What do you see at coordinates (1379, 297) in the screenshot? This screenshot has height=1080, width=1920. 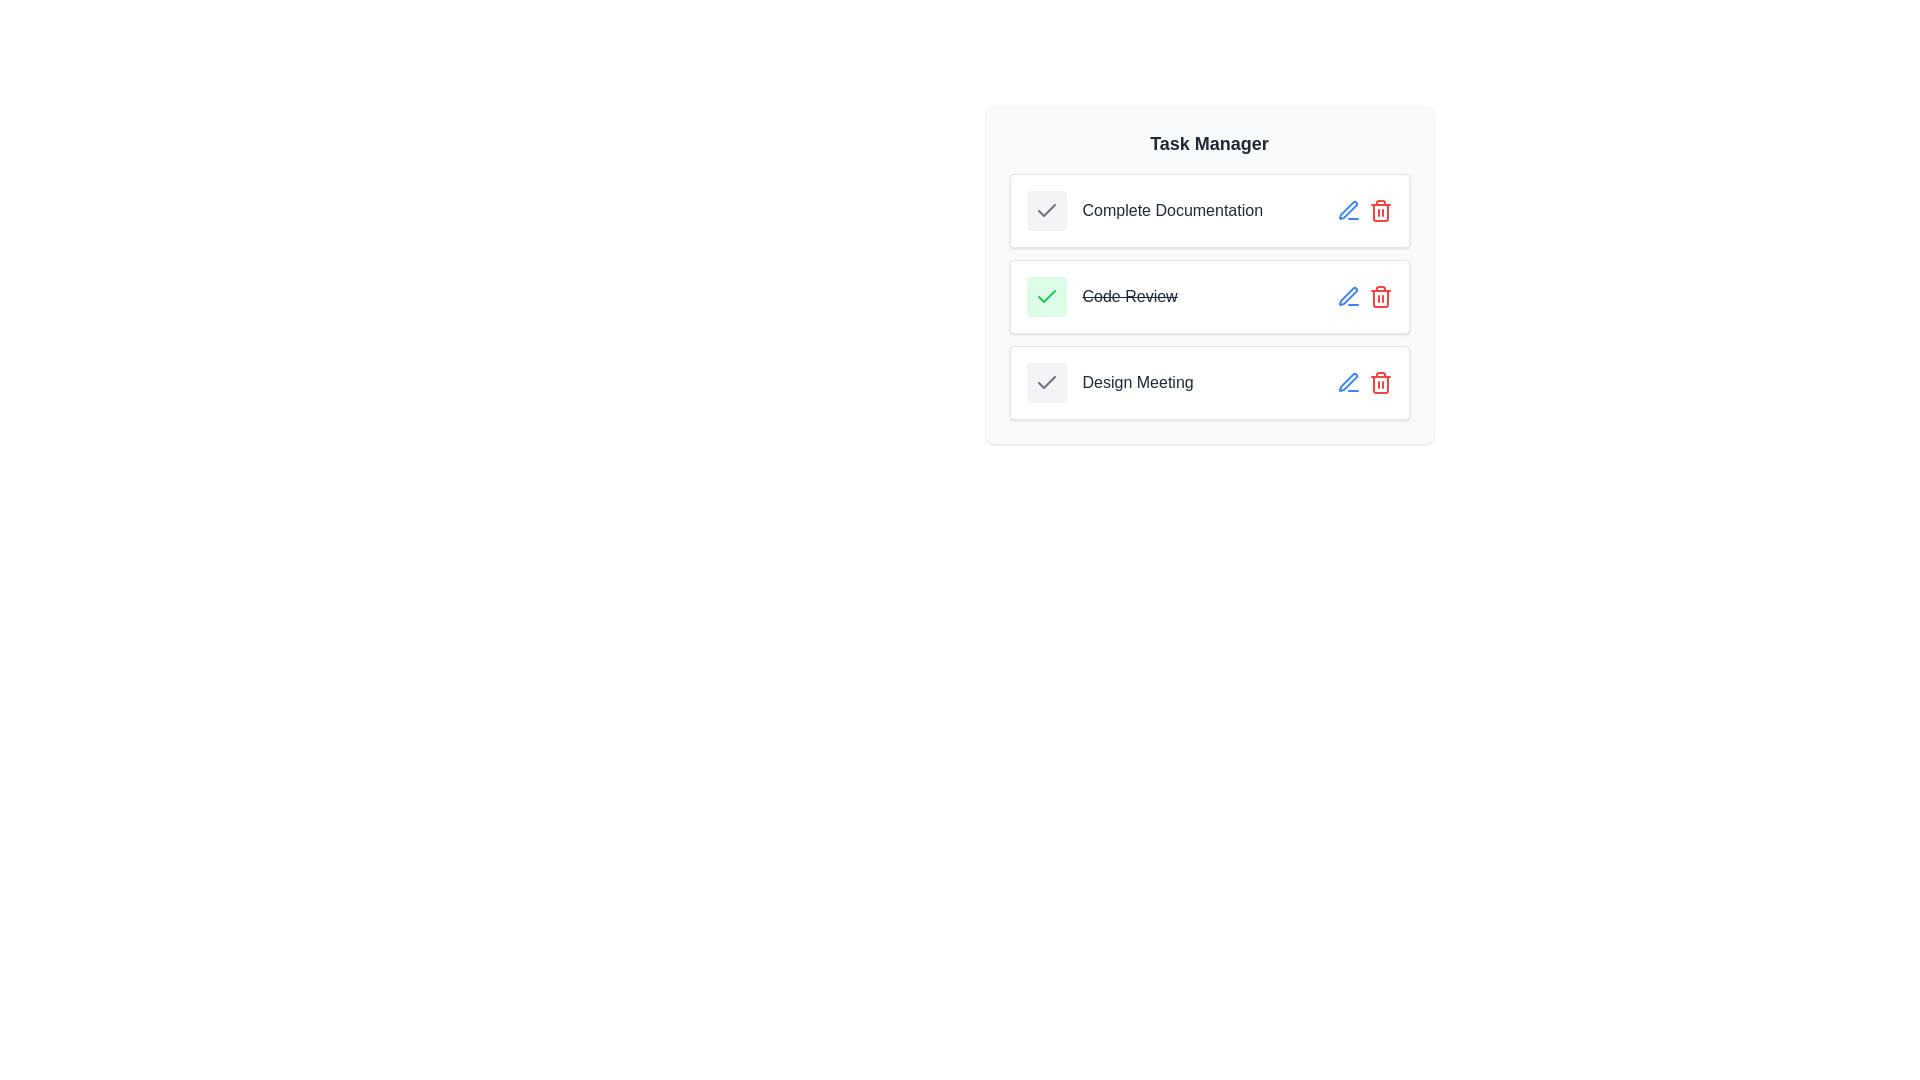 I see `the Icon button located at the right edge of the task manager interface adjacent to the 'Code Review' list item` at bounding box center [1379, 297].